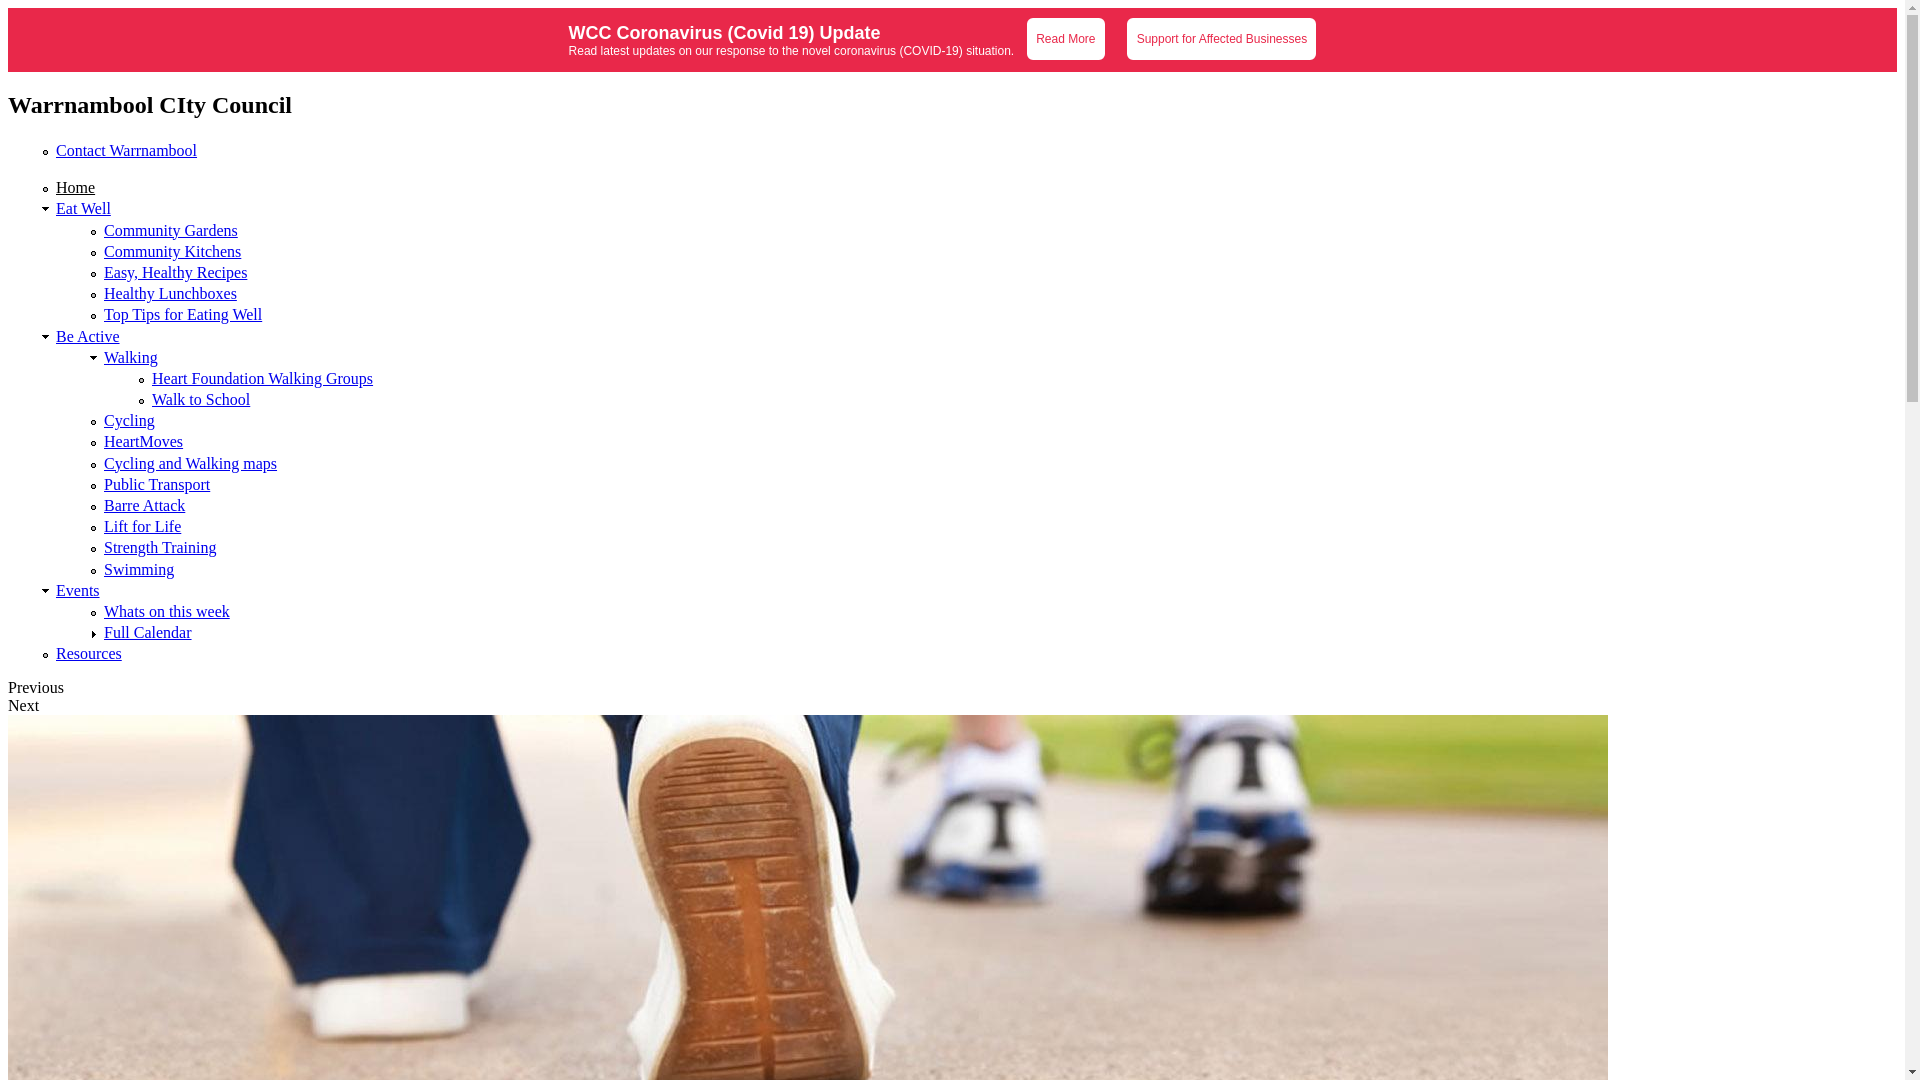 This screenshot has height=1080, width=1920. I want to click on 'Contact Warrnambool', so click(125, 149).